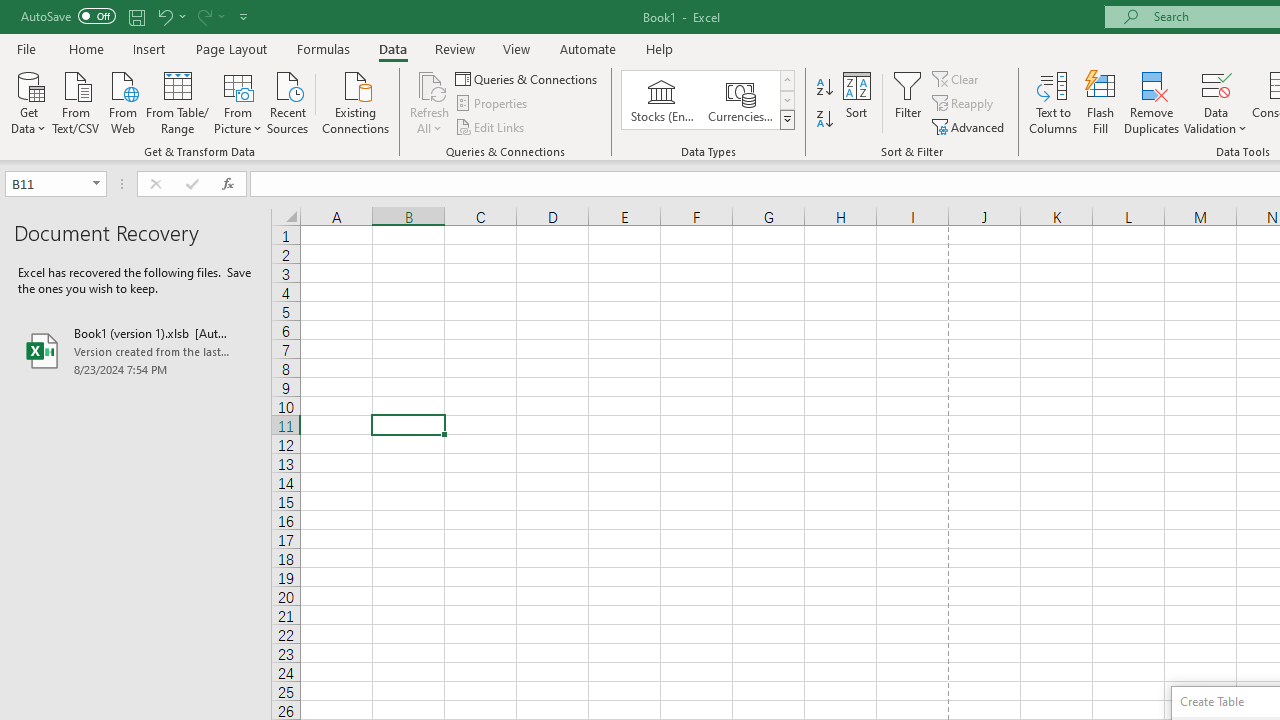 The width and height of the screenshot is (1280, 720). Describe the element at coordinates (824, 86) in the screenshot. I see `'Sort A to Z'` at that location.